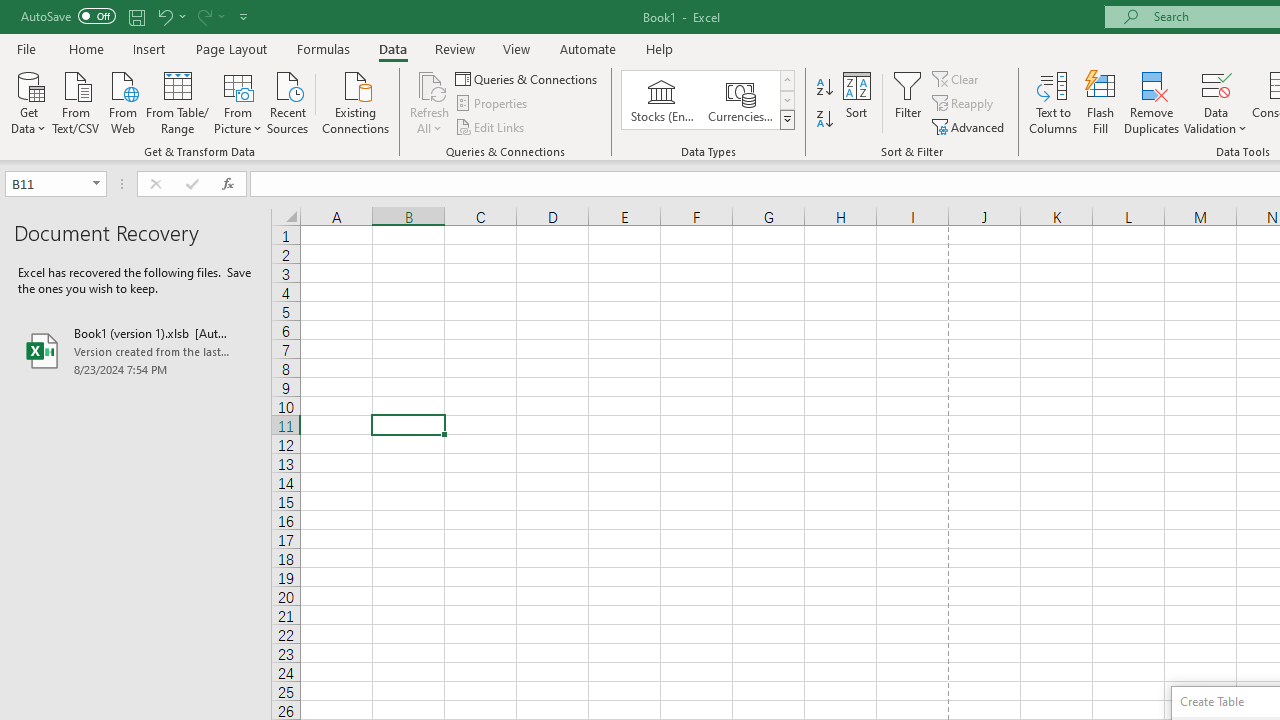 The width and height of the screenshot is (1280, 720). Describe the element at coordinates (824, 86) in the screenshot. I see `'Sort A to Z'` at that location.